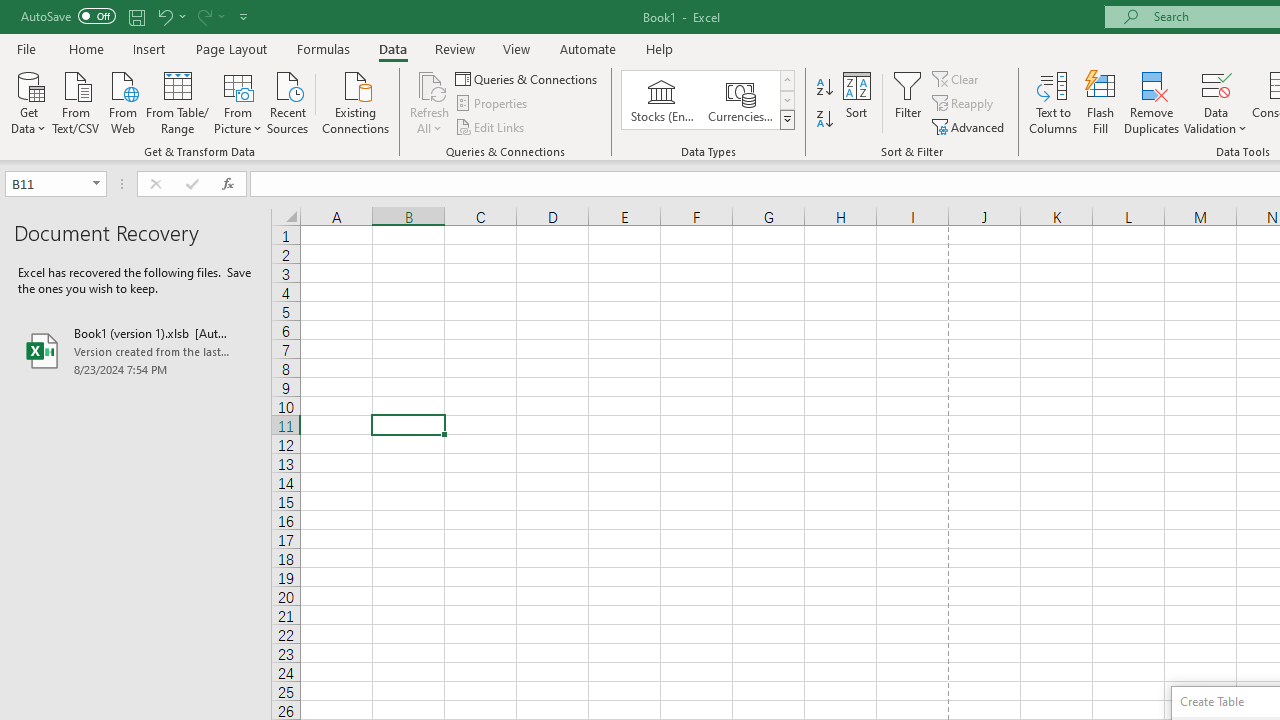 The width and height of the screenshot is (1280, 720). Describe the element at coordinates (824, 86) in the screenshot. I see `'Sort A to Z'` at that location.